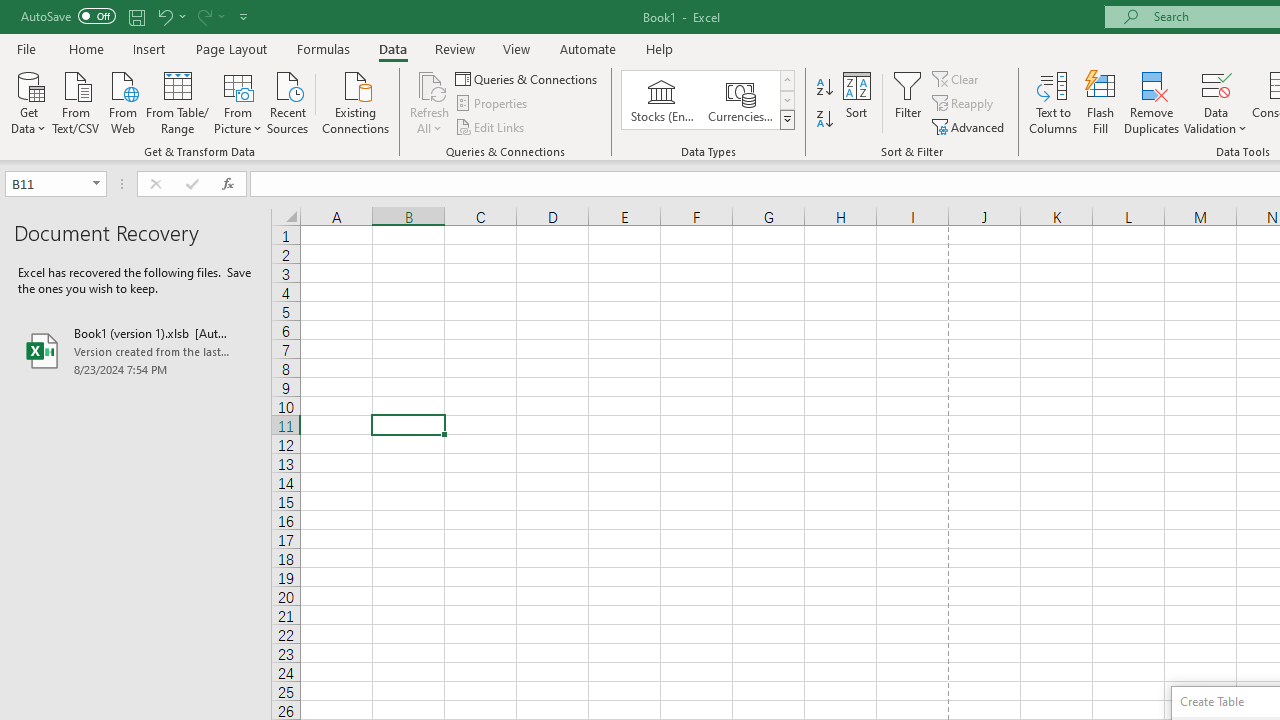 The width and height of the screenshot is (1280, 720). Describe the element at coordinates (824, 86) in the screenshot. I see `'Sort A to Z'` at that location.